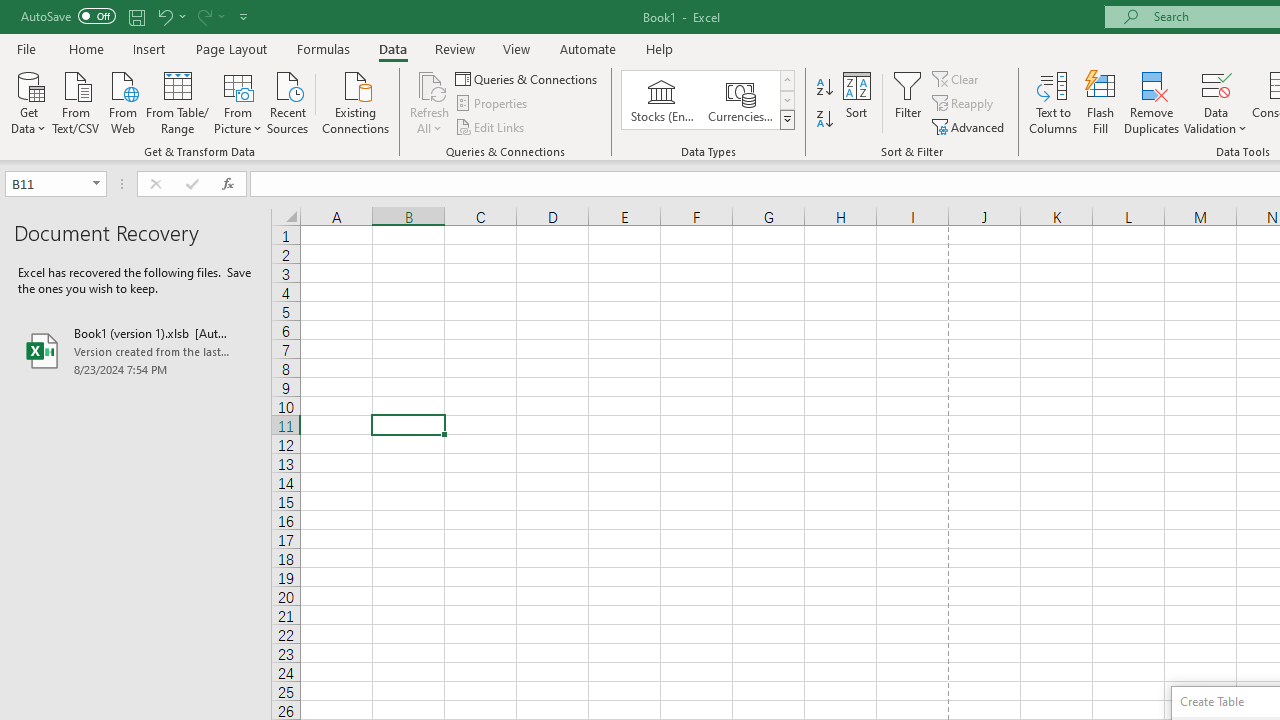 The width and height of the screenshot is (1280, 720). Describe the element at coordinates (824, 86) in the screenshot. I see `'Sort A to Z'` at that location.